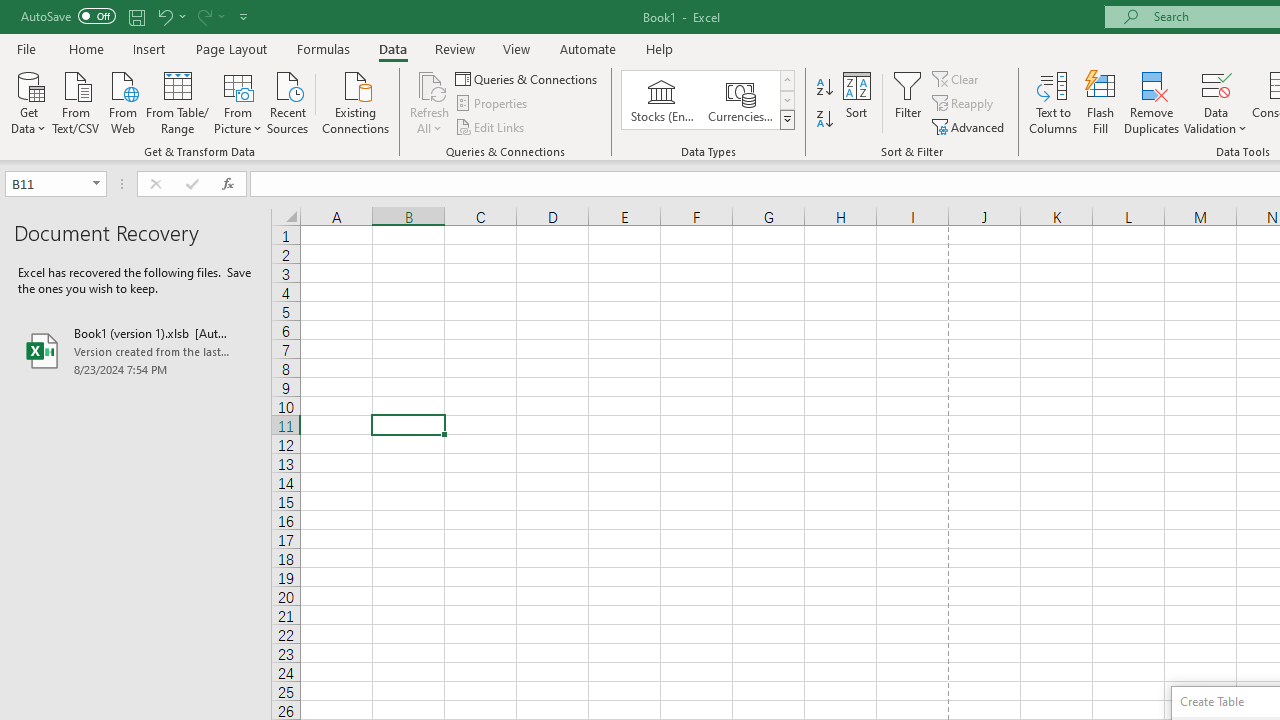 The width and height of the screenshot is (1280, 720). Describe the element at coordinates (824, 86) in the screenshot. I see `'Sort A to Z'` at that location.